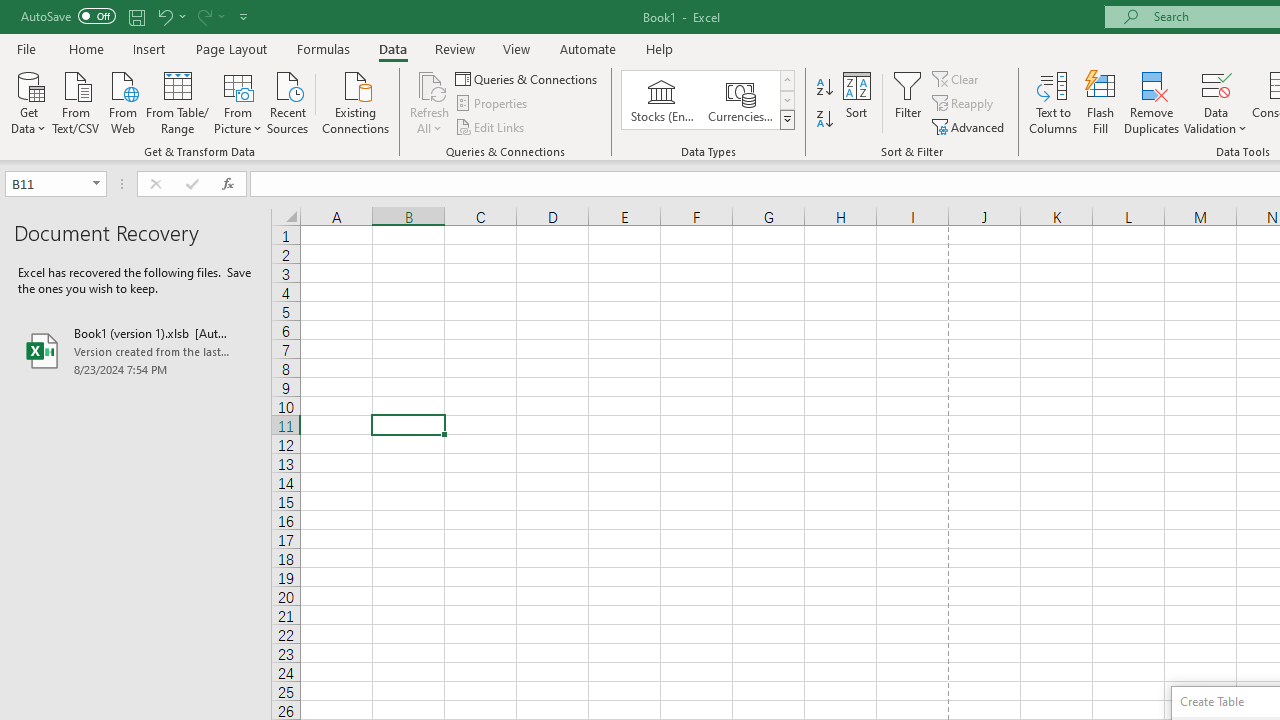 The width and height of the screenshot is (1280, 720). Describe the element at coordinates (824, 86) in the screenshot. I see `'Sort A to Z'` at that location.